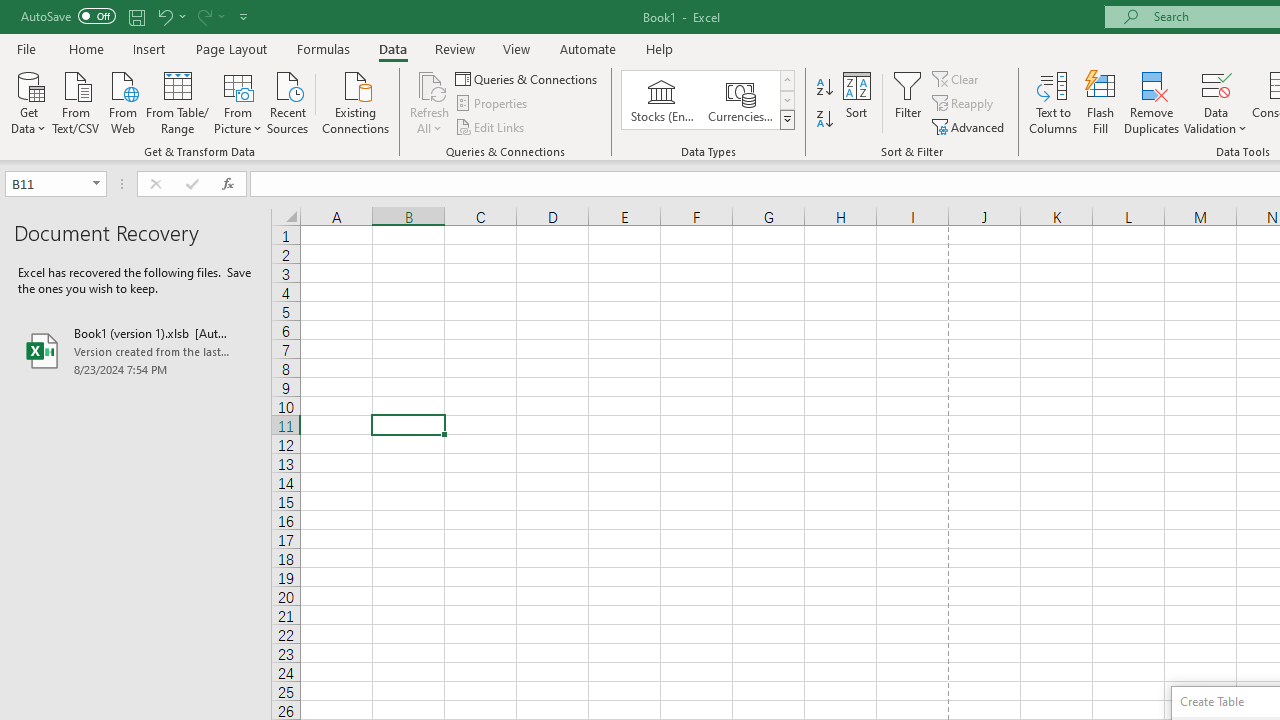 The width and height of the screenshot is (1280, 720). Describe the element at coordinates (824, 86) in the screenshot. I see `'Sort A to Z'` at that location.